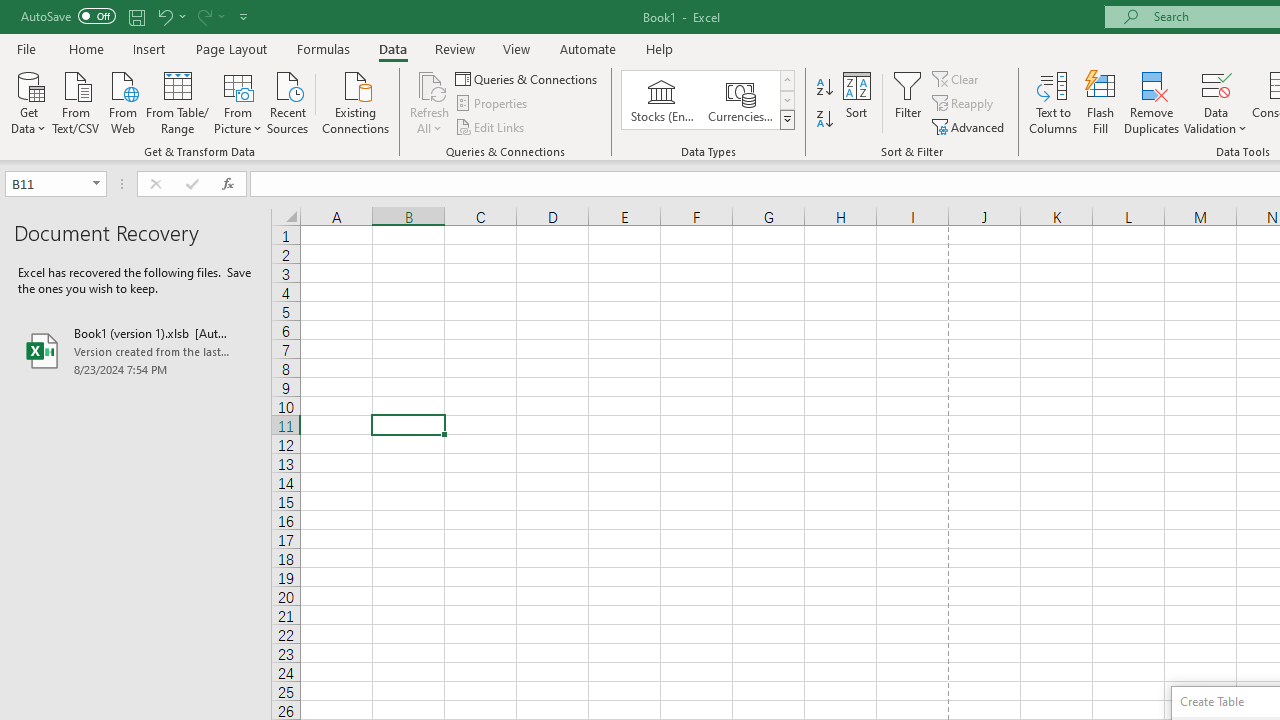 The width and height of the screenshot is (1280, 720). Describe the element at coordinates (824, 86) in the screenshot. I see `'Sort A to Z'` at that location.